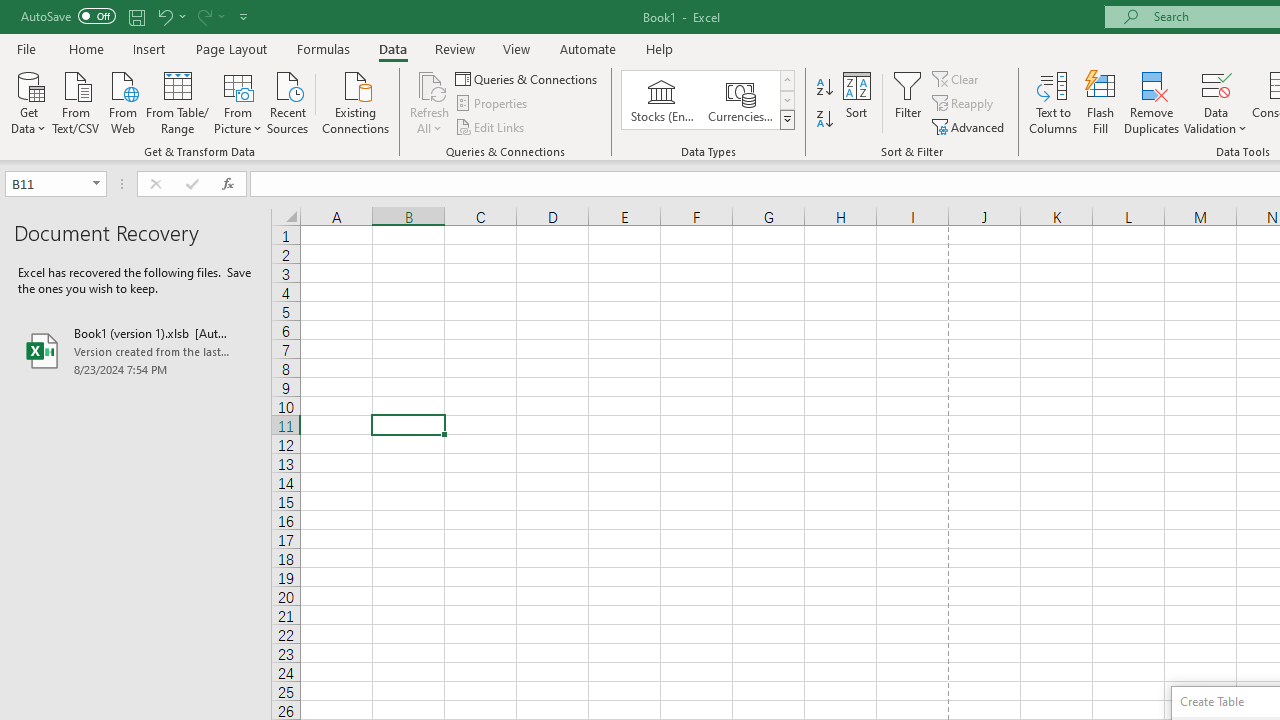 The width and height of the screenshot is (1280, 720). Describe the element at coordinates (824, 86) in the screenshot. I see `'Sort A to Z'` at that location.